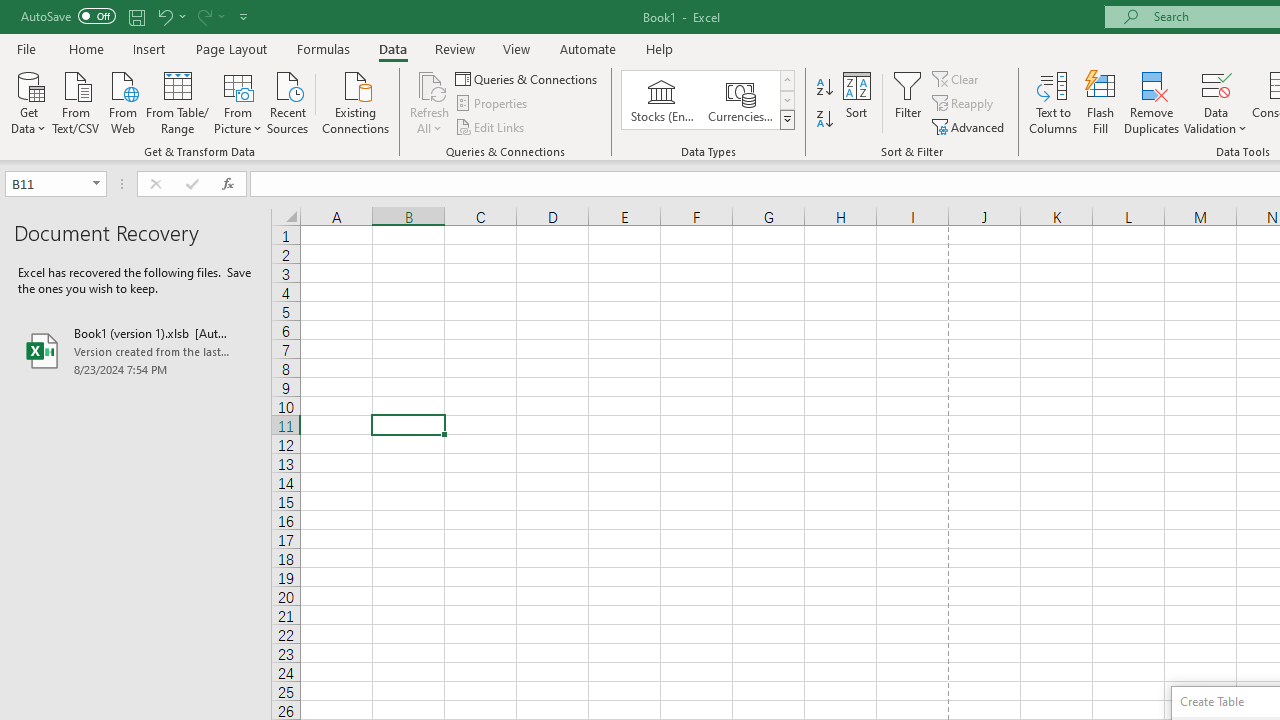 The width and height of the screenshot is (1280, 720). Describe the element at coordinates (824, 86) in the screenshot. I see `'Sort A to Z'` at that location.